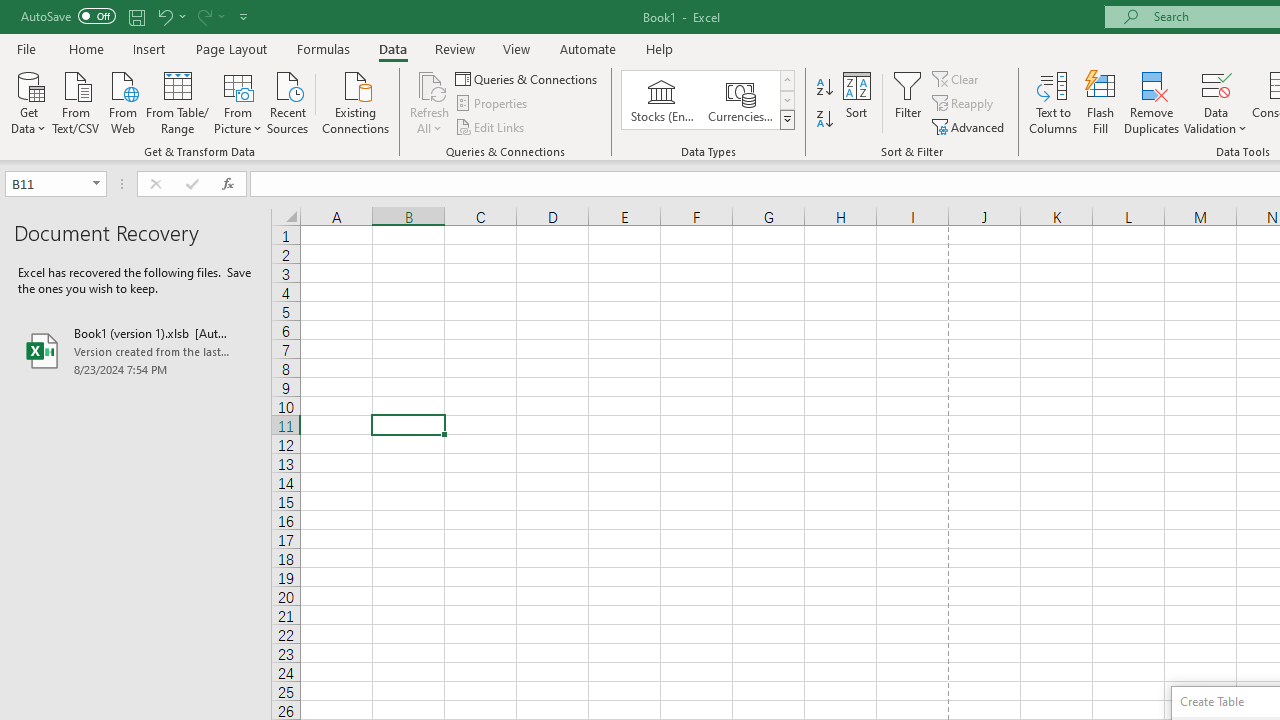 The width and height of the screenshot is (1280, 720). Describe the element at coordinates (824, 86) in the screenshot. I see `'Sort A to Z'` at that location.